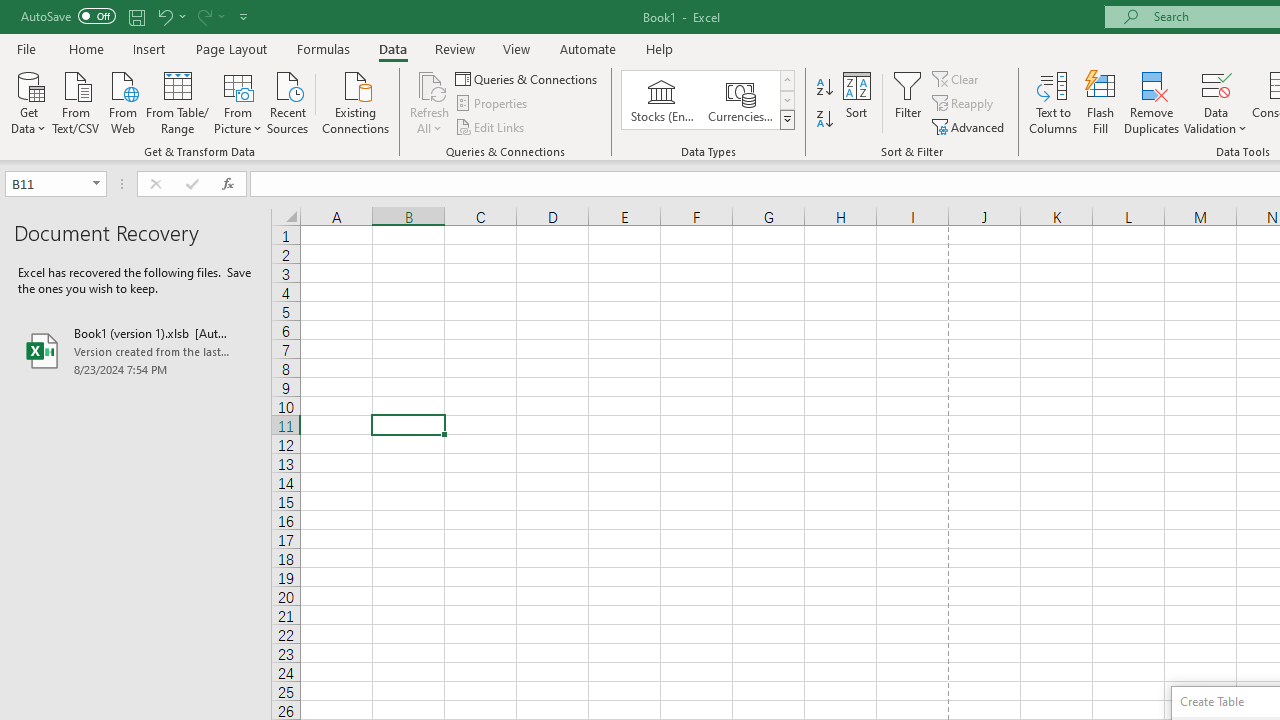 The width and height of the screenshot is (1280, 720). Describe the element at coordinates (824, 86) in the screenshot. I see `'Sort A to Z'` at that location.